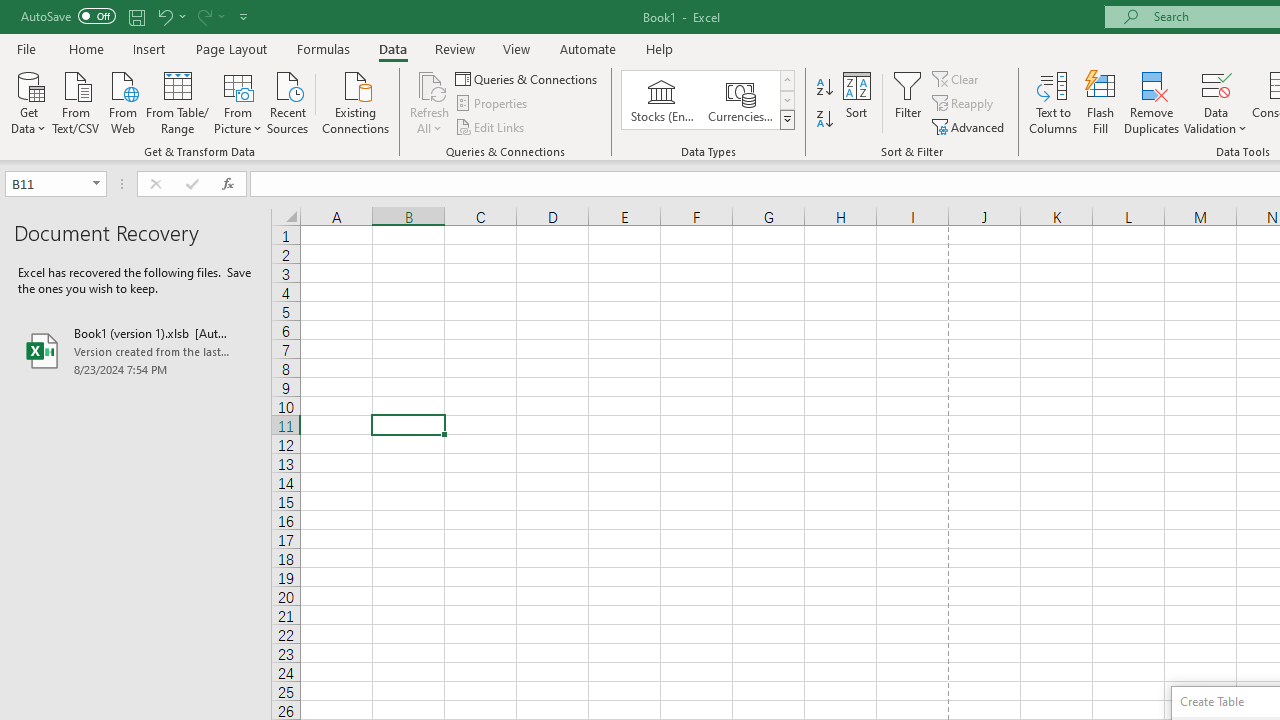 The width and height of the screenshot is (1280, 720). Describe the element at coordinates (824, 86) in the screenshot. I see `'Sort A to Z'` at that location.